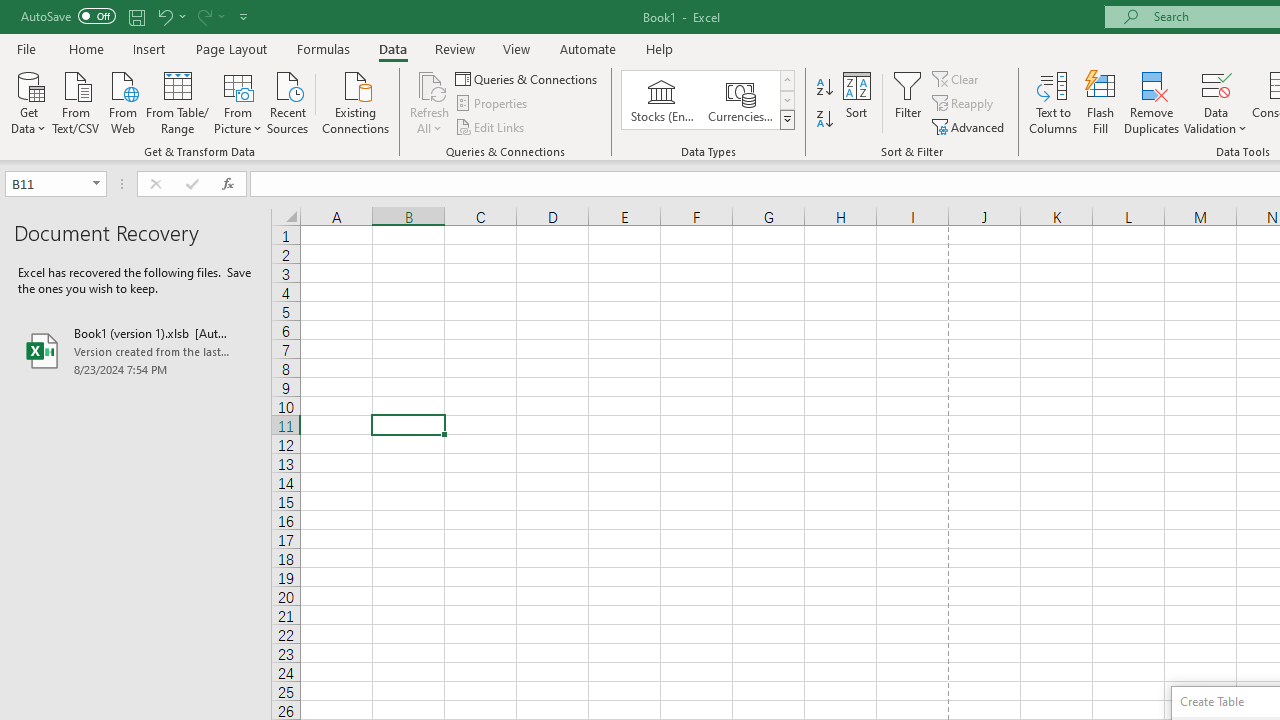 The width and height of the screenshot is (1280, 720). Describe the element at coordinates (824, 86) in the screenshot. I see `'Sort A to Z'` at that location.